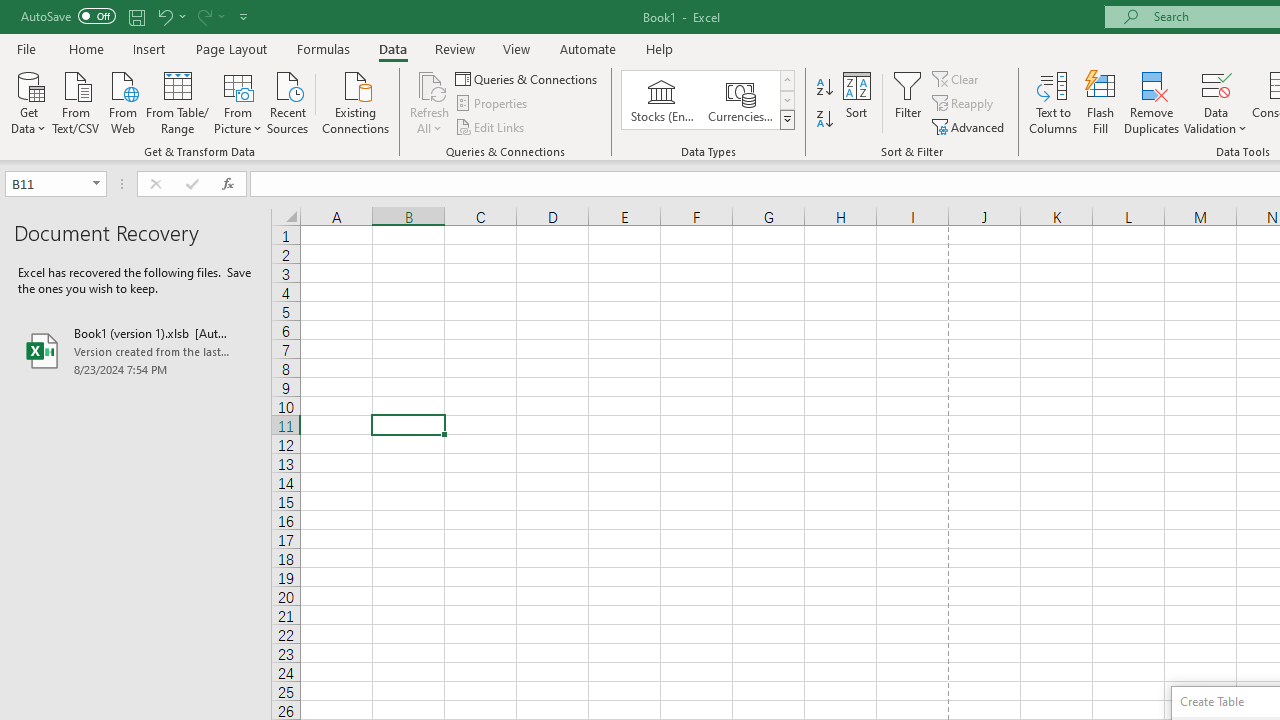 The width and height of the screenshot is (1280, 720). Describe the element at coordinates (824, 86) in the screenshot. I see `'Sort A to Z'` at that location.